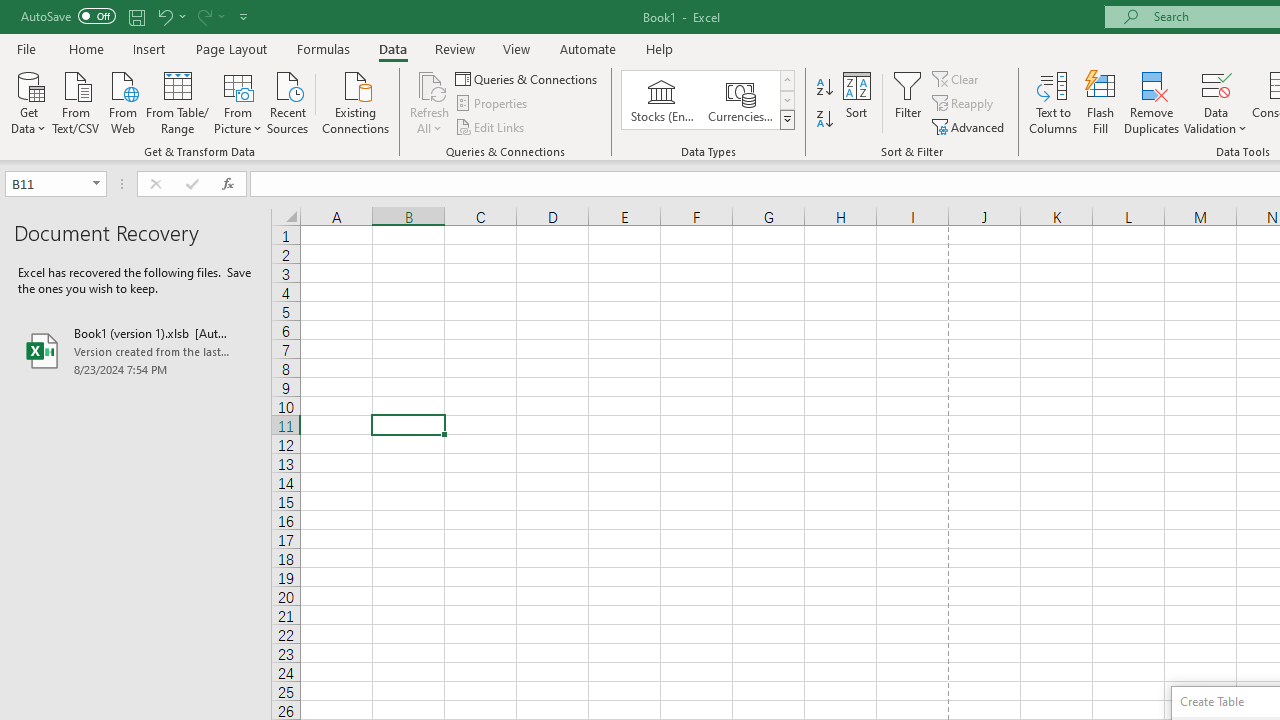 The width and height of the screenshot is (1280, 720). Describe the element at coordinates (824, 86) in the screenshot. I see `'Sort A to Z'` at that location.